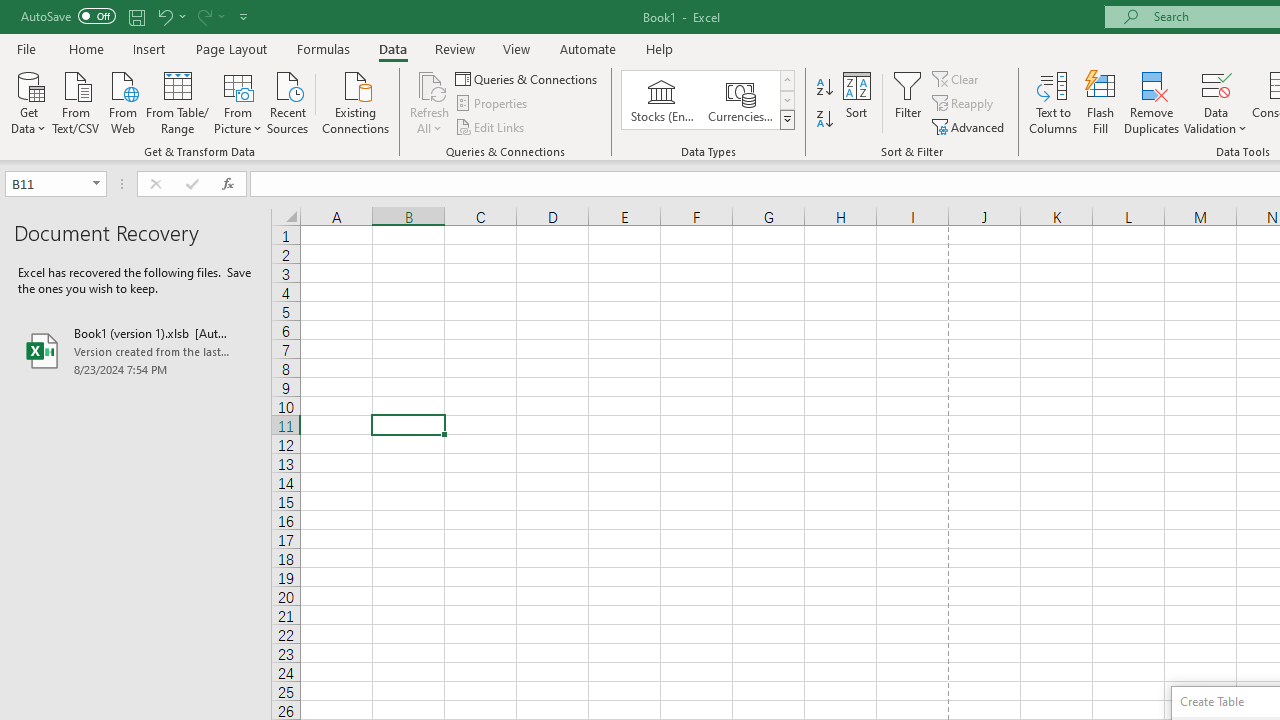 The width and height of the screenshot is (1280, 720). Describe the element at coordinates (824, 86) in the screenshot. I see `'Sort A to Z'` at that location.